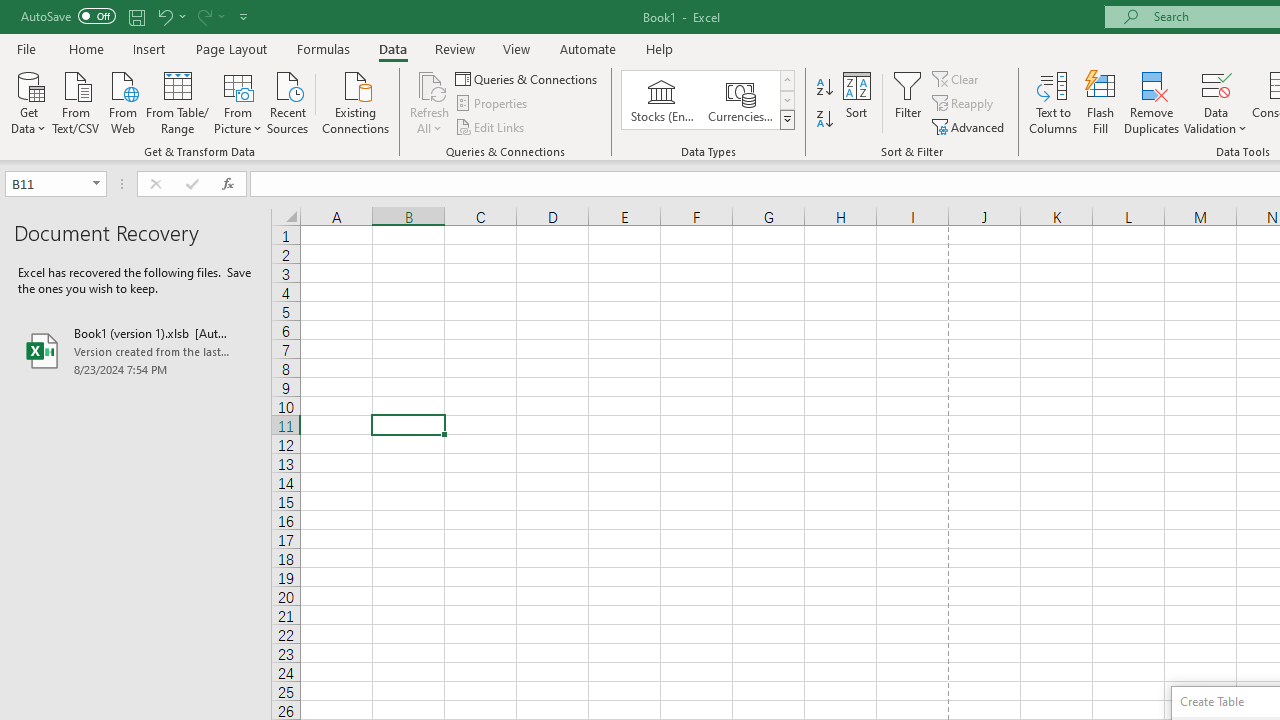 The width and height of the screenshot is (1280, 720). Describe the element at coordinates (824, 86) in the screenshot. I see `'Sort A to Z'` at that location.